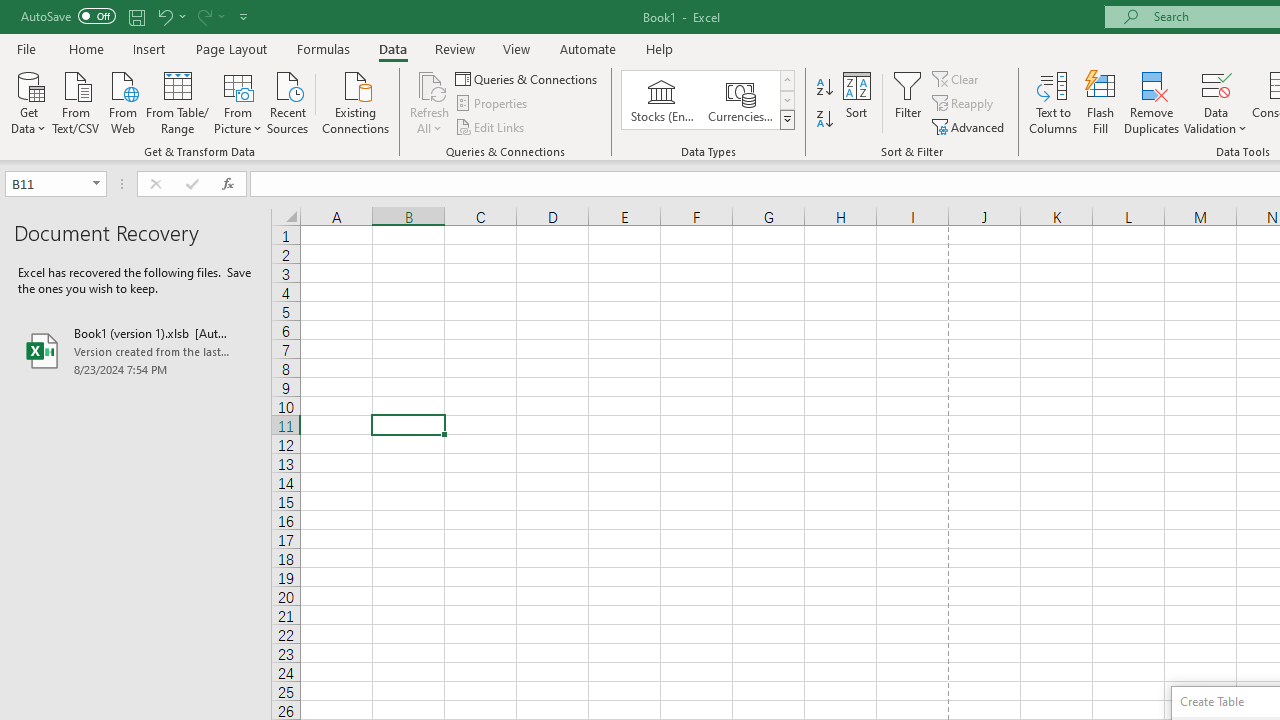 The width and height of the screenshot is (1280, 720). Describe the element at coordinates (824, 86) in the screenshot. I see `'Sort A to Z'` at that location.